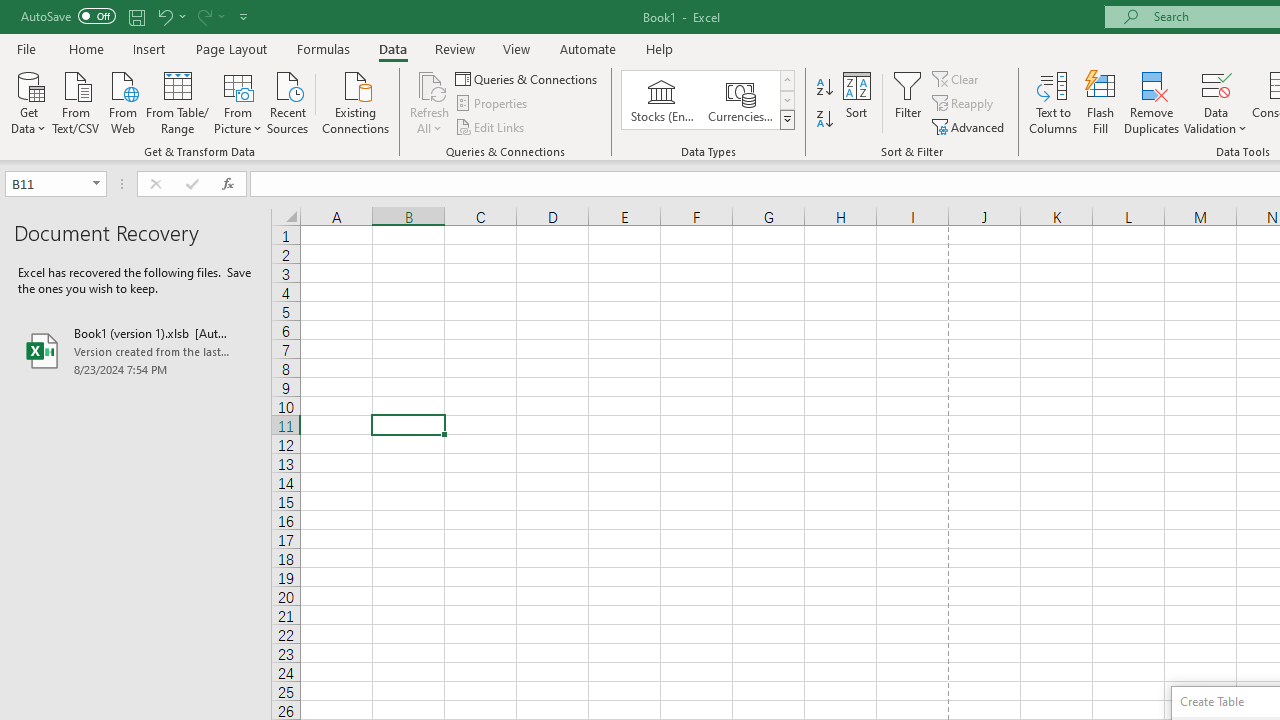 The width and height of the screenshot is (1280, 720). Describe the element at coordinates (824, 86) in the screenshot. I see `'Sort A to Z'` at that location.